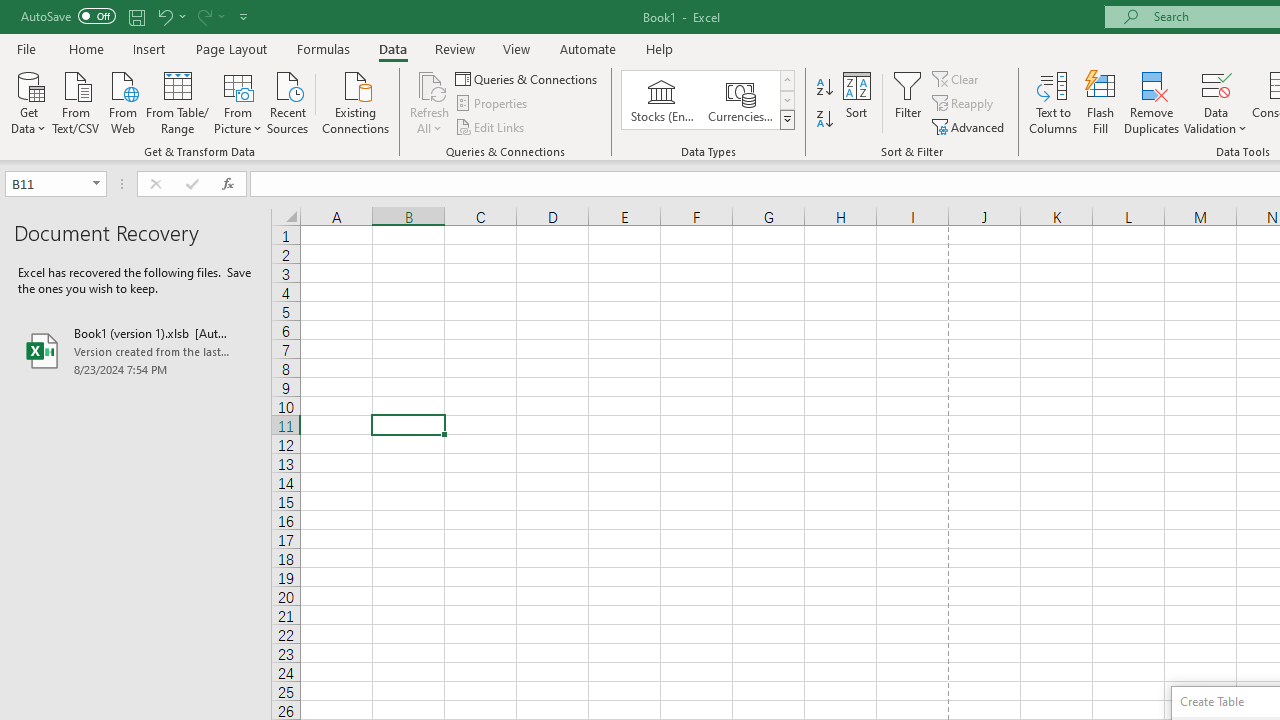 The width and height of the screenshot is (1280, 720). Describe the element at coordinates (824, 86) in the screenshot. I see `'Sort A to Z'` at that location.